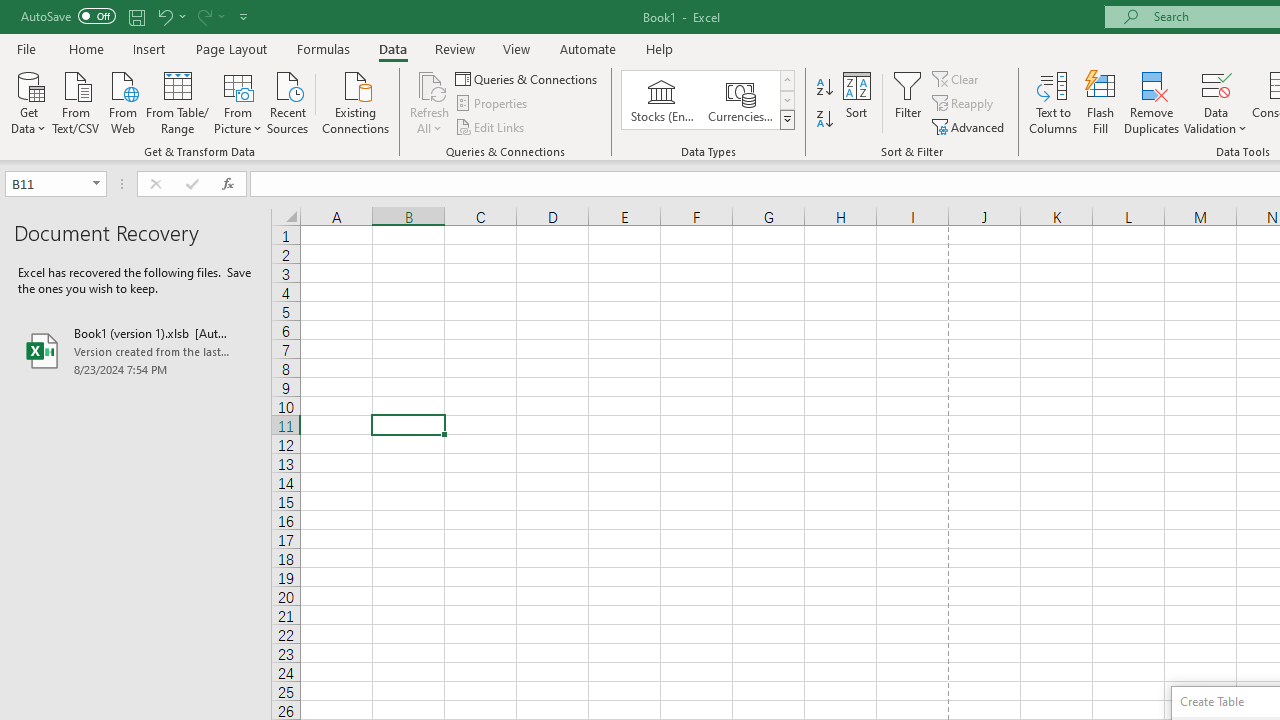 The width and height of the screenshot is (1280, 720). Describe the element at coordinates (824, 86) in the screenshot. I see `'Sort A to Z'` at that location.